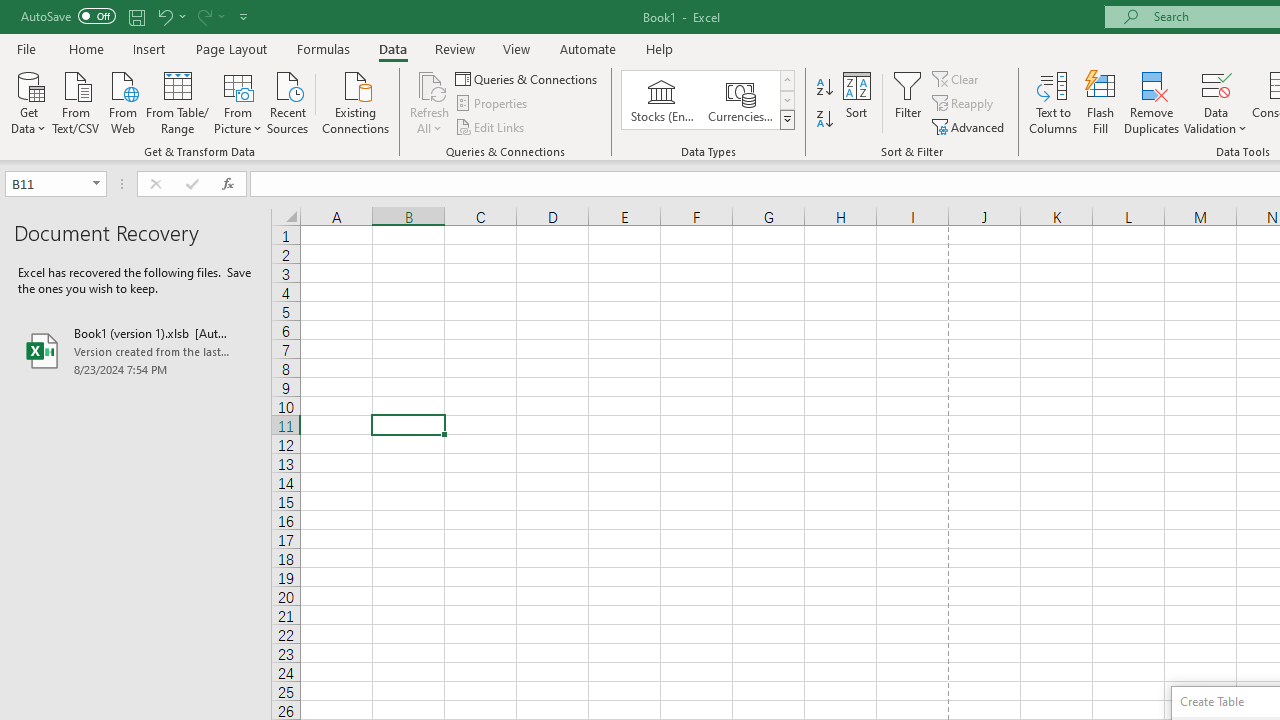 The width and height of the screenshot is (1280, 720). Describe the element at coordinates (824, 86) in the screenshot. I see `'Sort A to Z'` at that location.